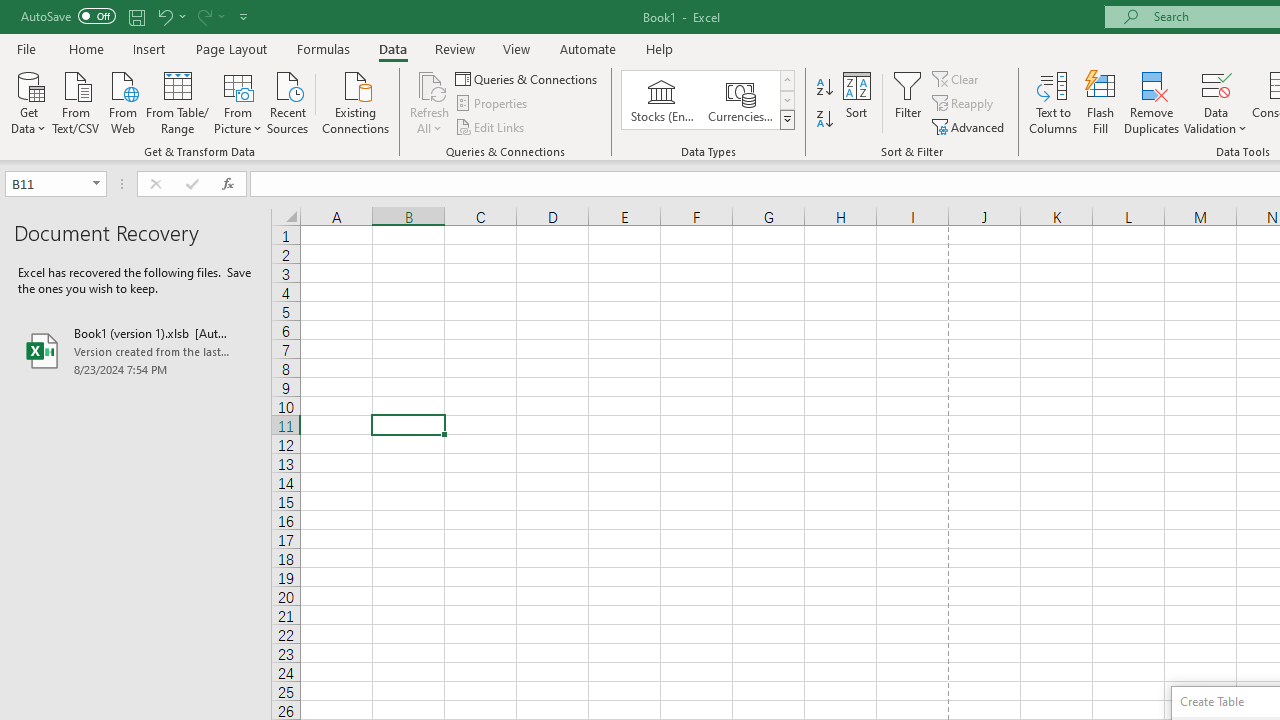 The width and height of the screenshot is (1280, 720). Describe the element at coordinates (824, 86) in the screenshot. I see `'Sort A to Z'` at that location.